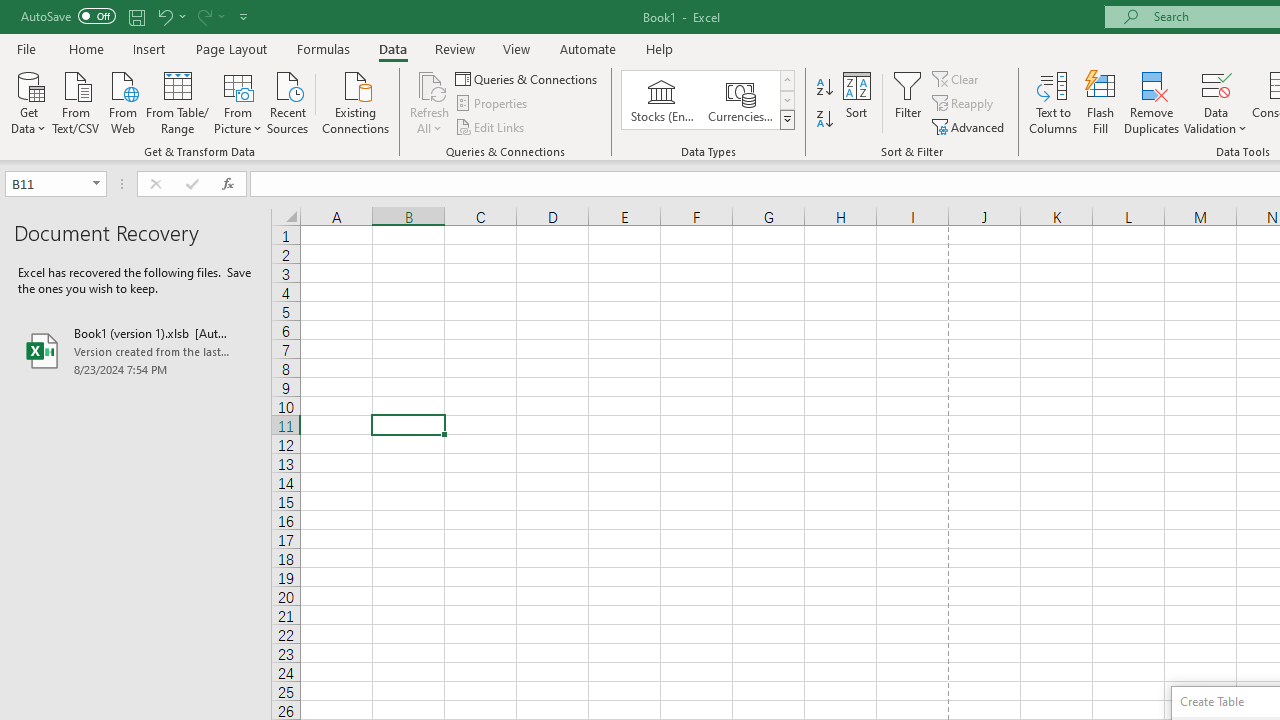 The width and height of the screenshot is (1280, 720). Describe the element at coordinates (824, 86) in the screenshot. I see `'Sort A to Z'` at that location.